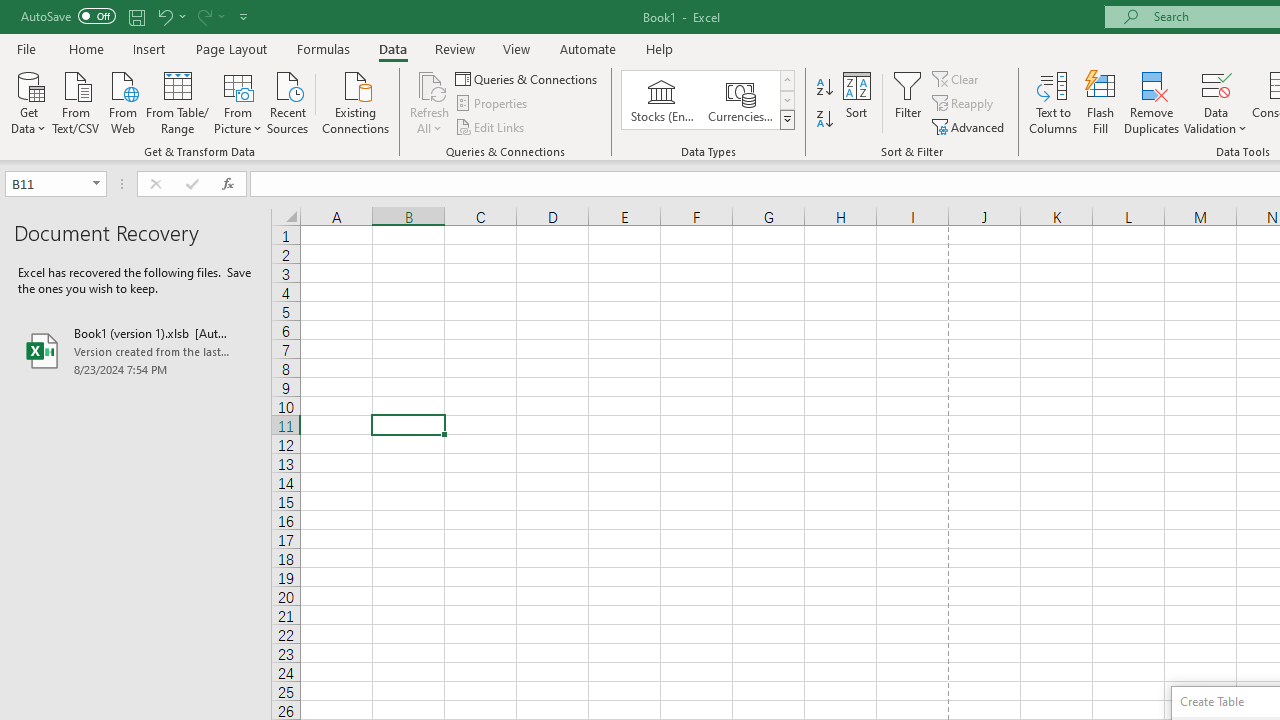 The width and height of the screenshot is (1280, 720). Describe the element at coordinates (824, 86) in the screenshot. I see `'Sort A to Z'` at that location.